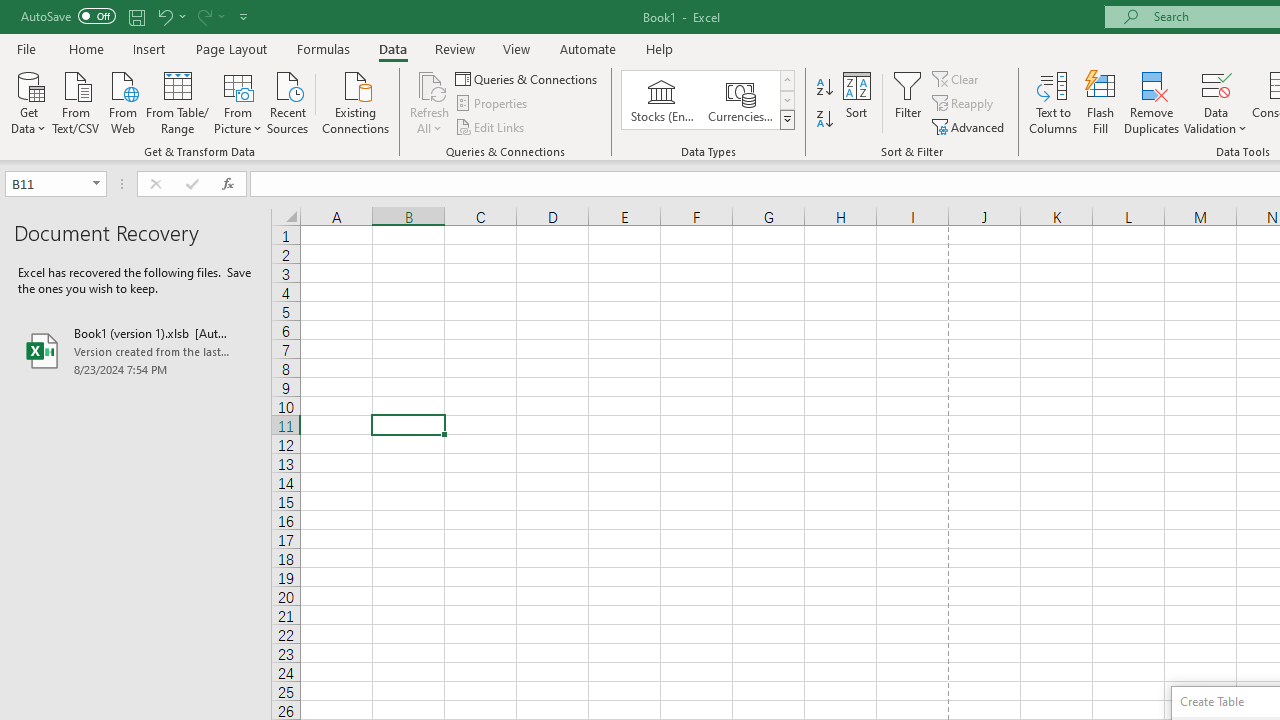 The width and height of the screenshot is (1280, 720). Describe the element at coordinates (824, 86) in the screenshot. I see `'Sort A to Z'` at that location.